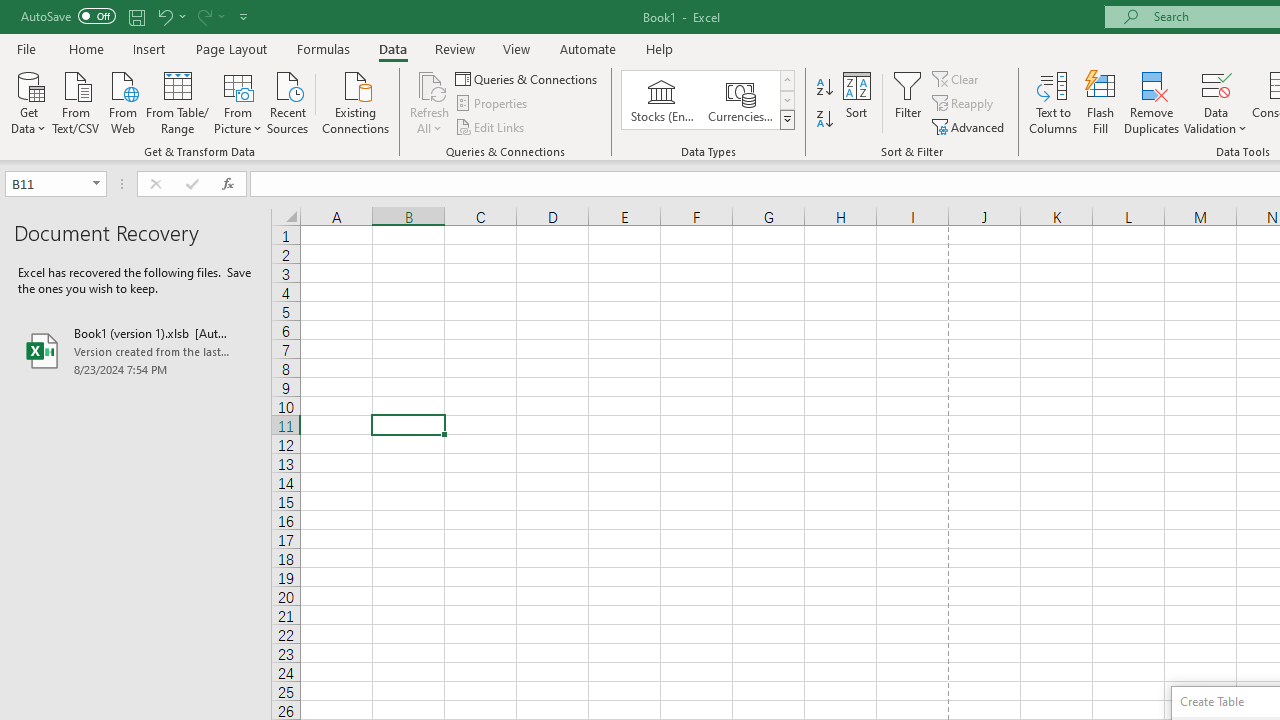 The width and height of the screenshot is (1280, 720). Describe the element at coordinates (824, 86) in the screenshot. I see `'Sort A to Z'` at that location.